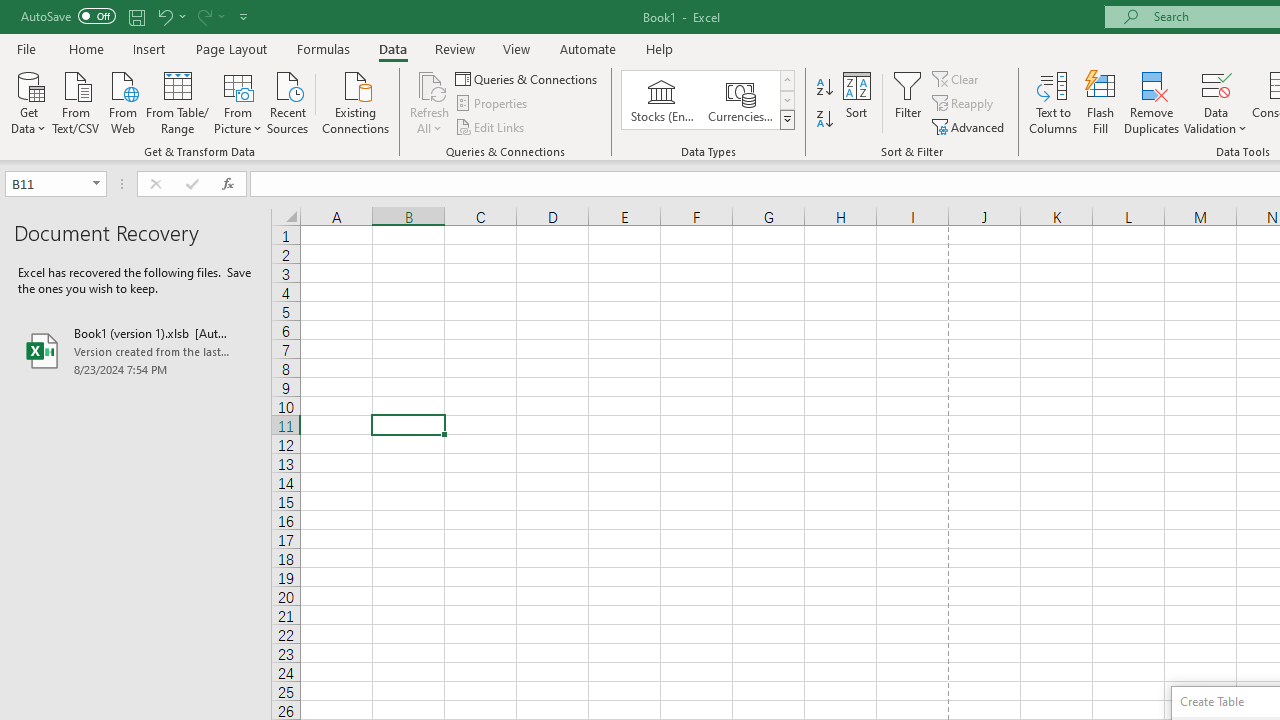 The width and height of the screenshot is (1280, 720). Describe the element at coordinates (824, 86) in the screenshot. I see `'Sort A to Z'` at that location.